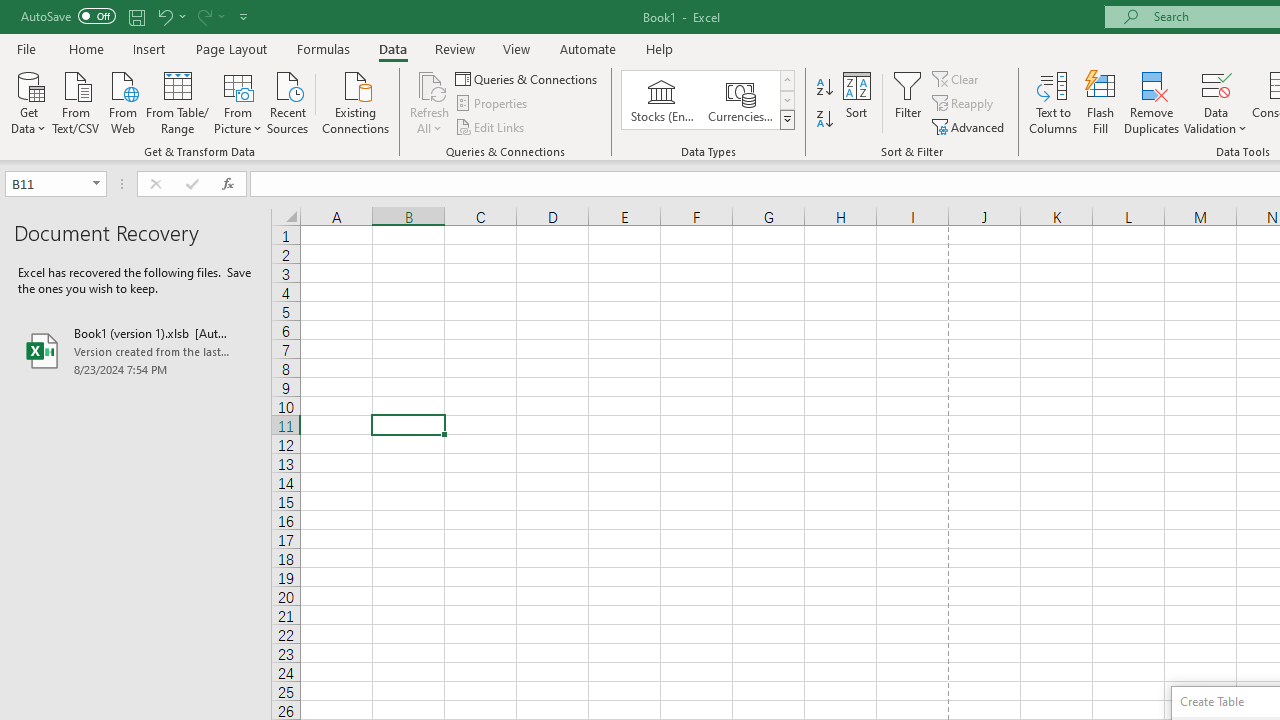 The width and height of the screenshot is (1280, 720). Describe the element at coordinates (824, 86) in the screenshot. I see `'Sort A to Z'` at that location.